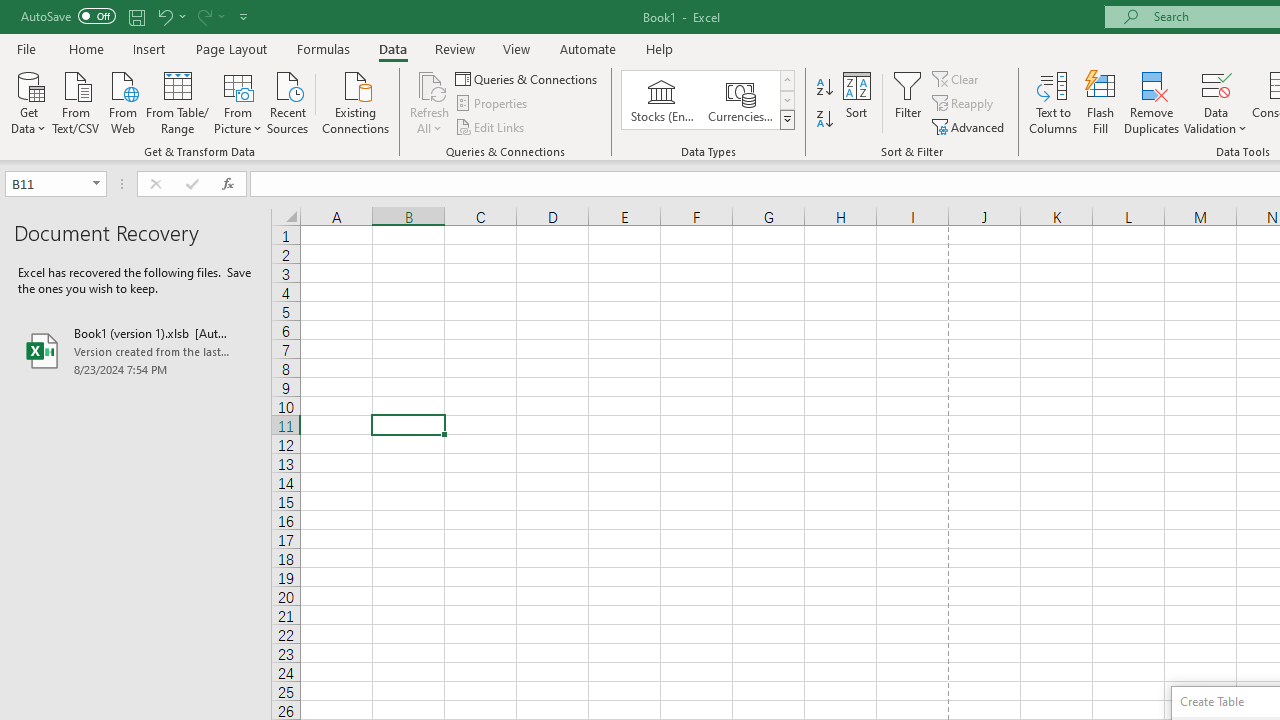 The width and height of the screenshot is (1280, 720). Describe the element at coordinates (824, 86) in the screenshot. I see `'Sort A to Z'` at that location.